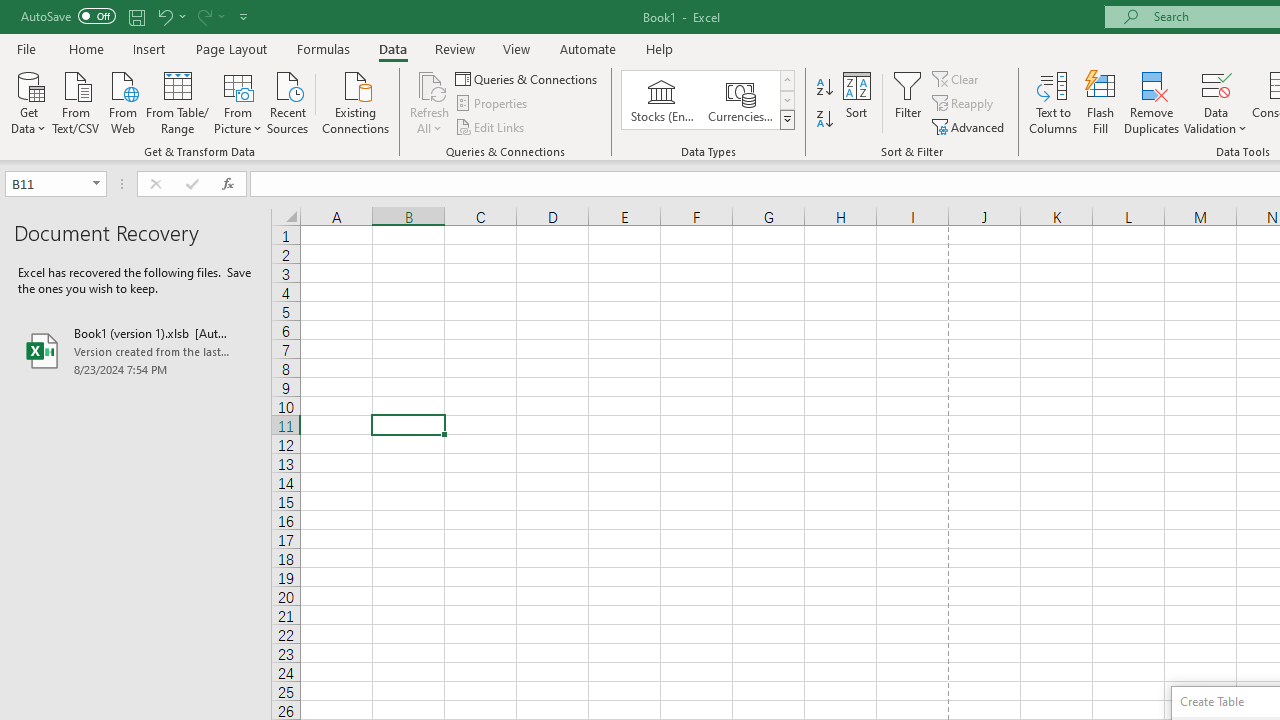 The width and height of the screenshot is (1280, 720). Describe the element at coordinates (824, 86) in the screenshot. I see `'Sort A to Z'` at that location.